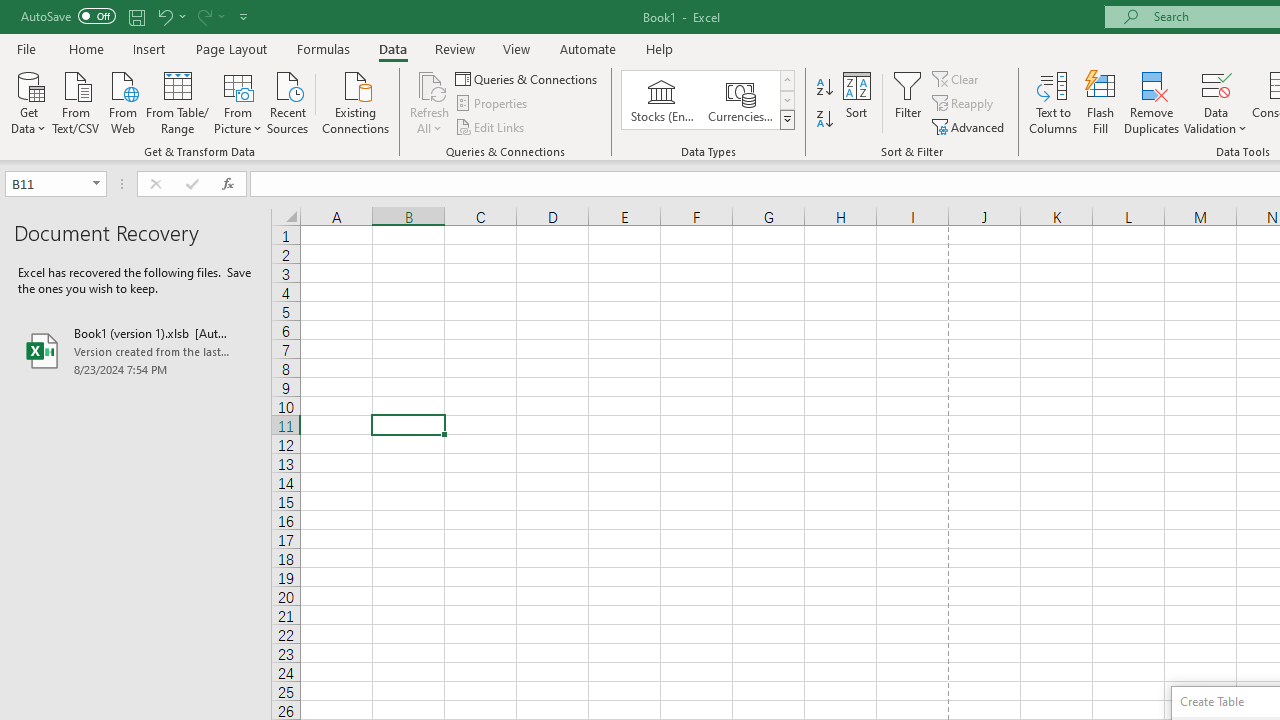 The width and height of the screenshot is (1280, 720). Describe the element at coordinates (824, 86) in the screenshot. I see `'Sort A to Z'` at that location.